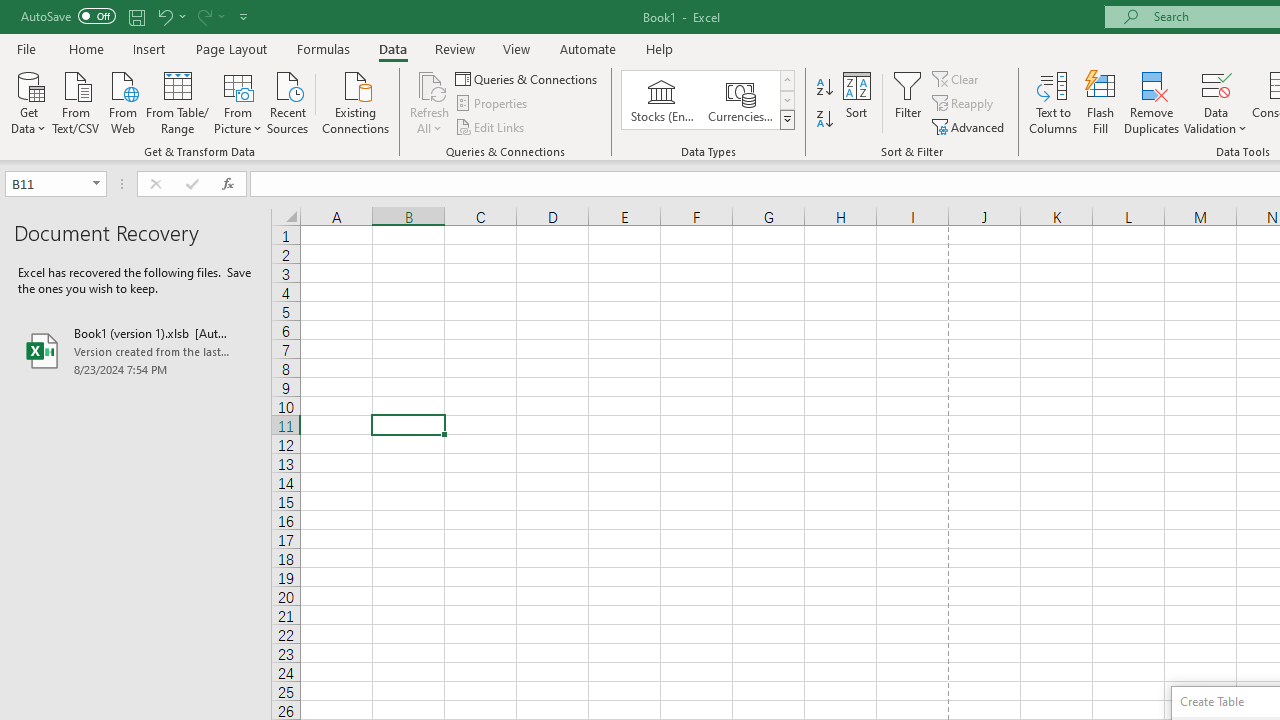 The width and height of the screenshot is (1280, 720). Describe the element at coordinates (824, 86) in the screenshot. I see `'Sort A to Z'` at that location.